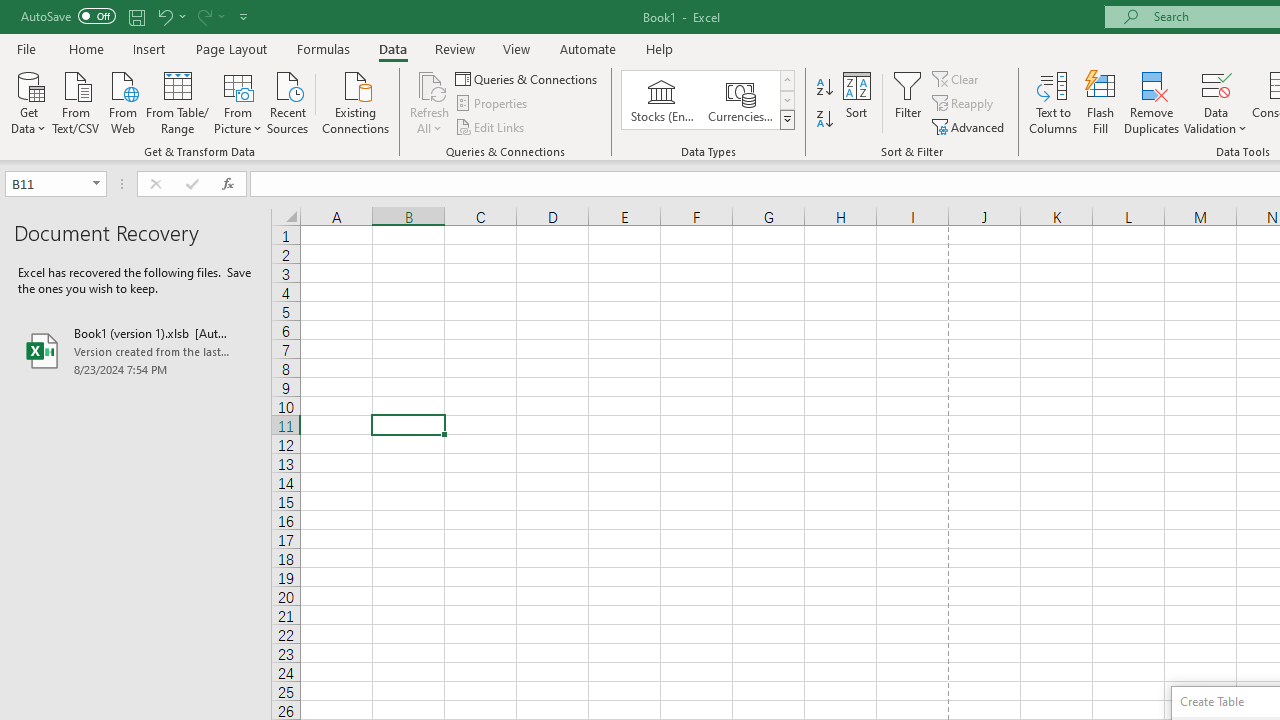 The width and height of the screenshot is (1280, 720). Describe the element at coordinates (824, 86) in the screenshot. I see `'Sort A to Z'` at that location.